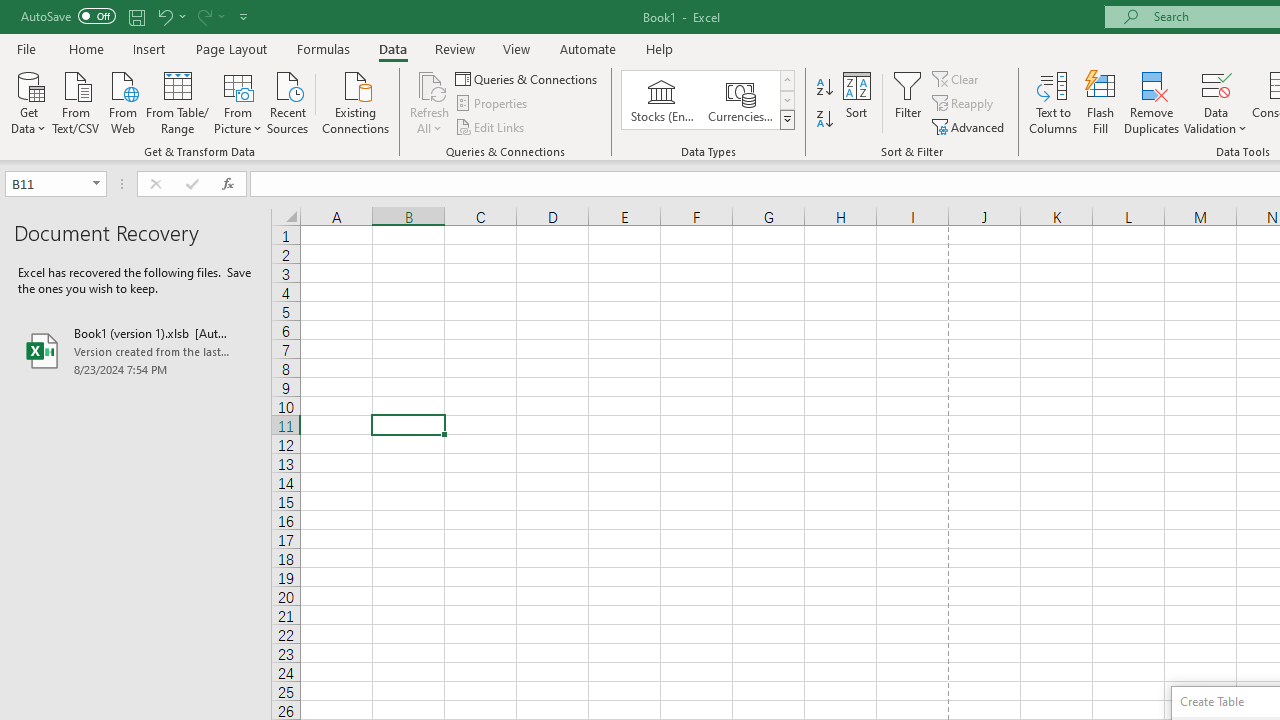 The width and height of the screenshot is (1280, 720). Describe the element at coordinates (824, 86) in the screenshot. I see `'Sort A to Z'` at that location.